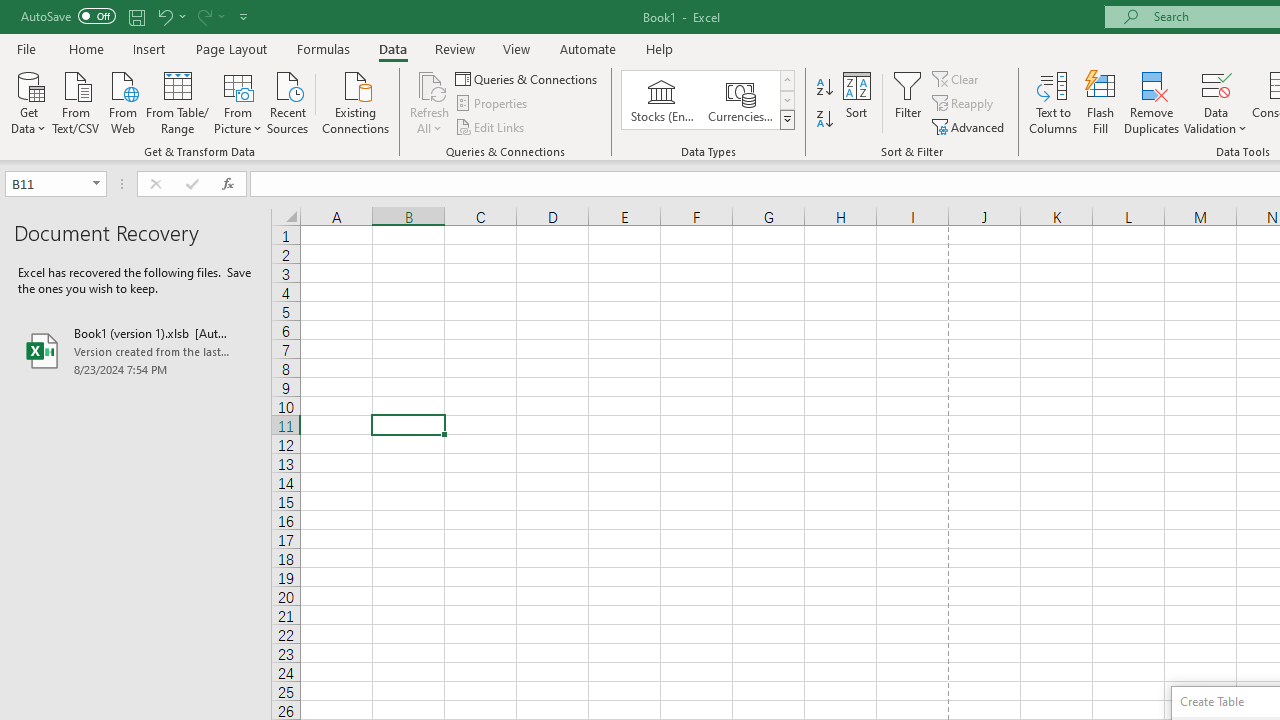 The width and height of the screenshot is (1280, 720). Describe the element at coordinates (824, 86) in the screenshot. I see `'Sort A to Z'` at that location.